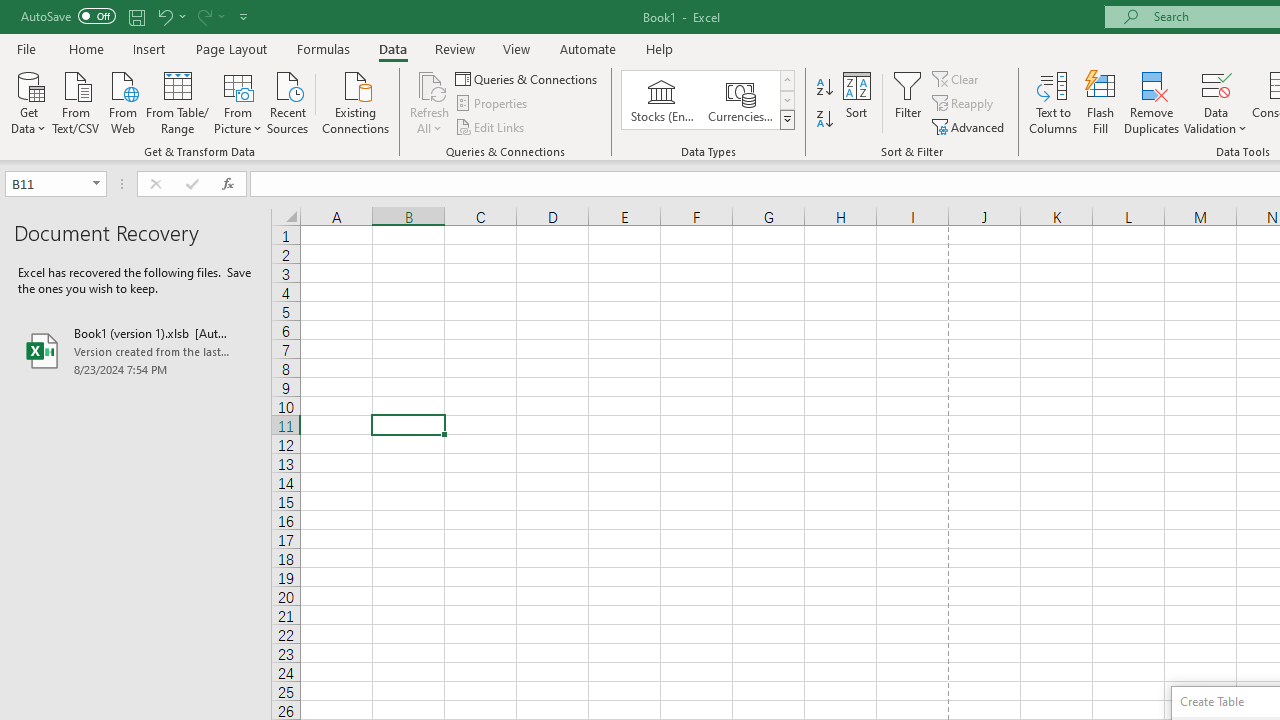 The width and height of the screenshot is (1280, 720). Describe the element at coordinates (824, 86) in the screenshot. I see `'Sort A to Z'` at that location.